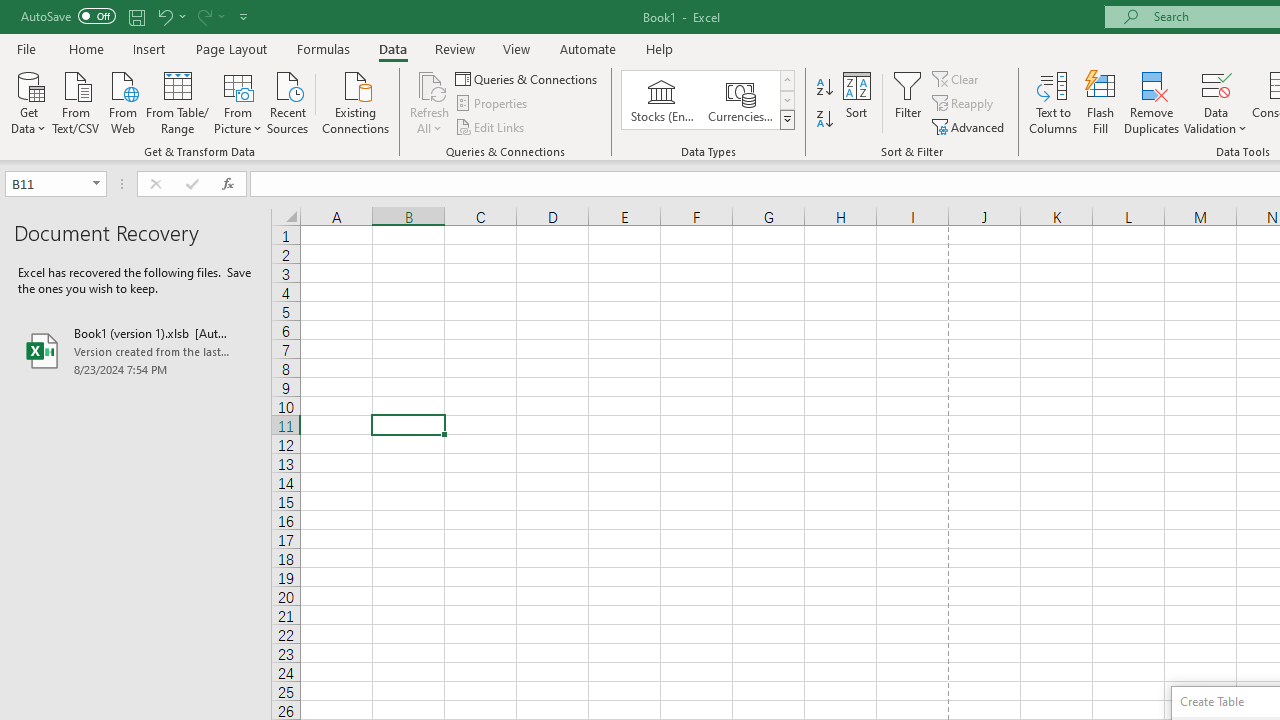 The width and height of the screenshot is (1280, 720). Describe the element at coordinates (824, 86) in the screenshot. I see `'Sort A to Z'` at that location.